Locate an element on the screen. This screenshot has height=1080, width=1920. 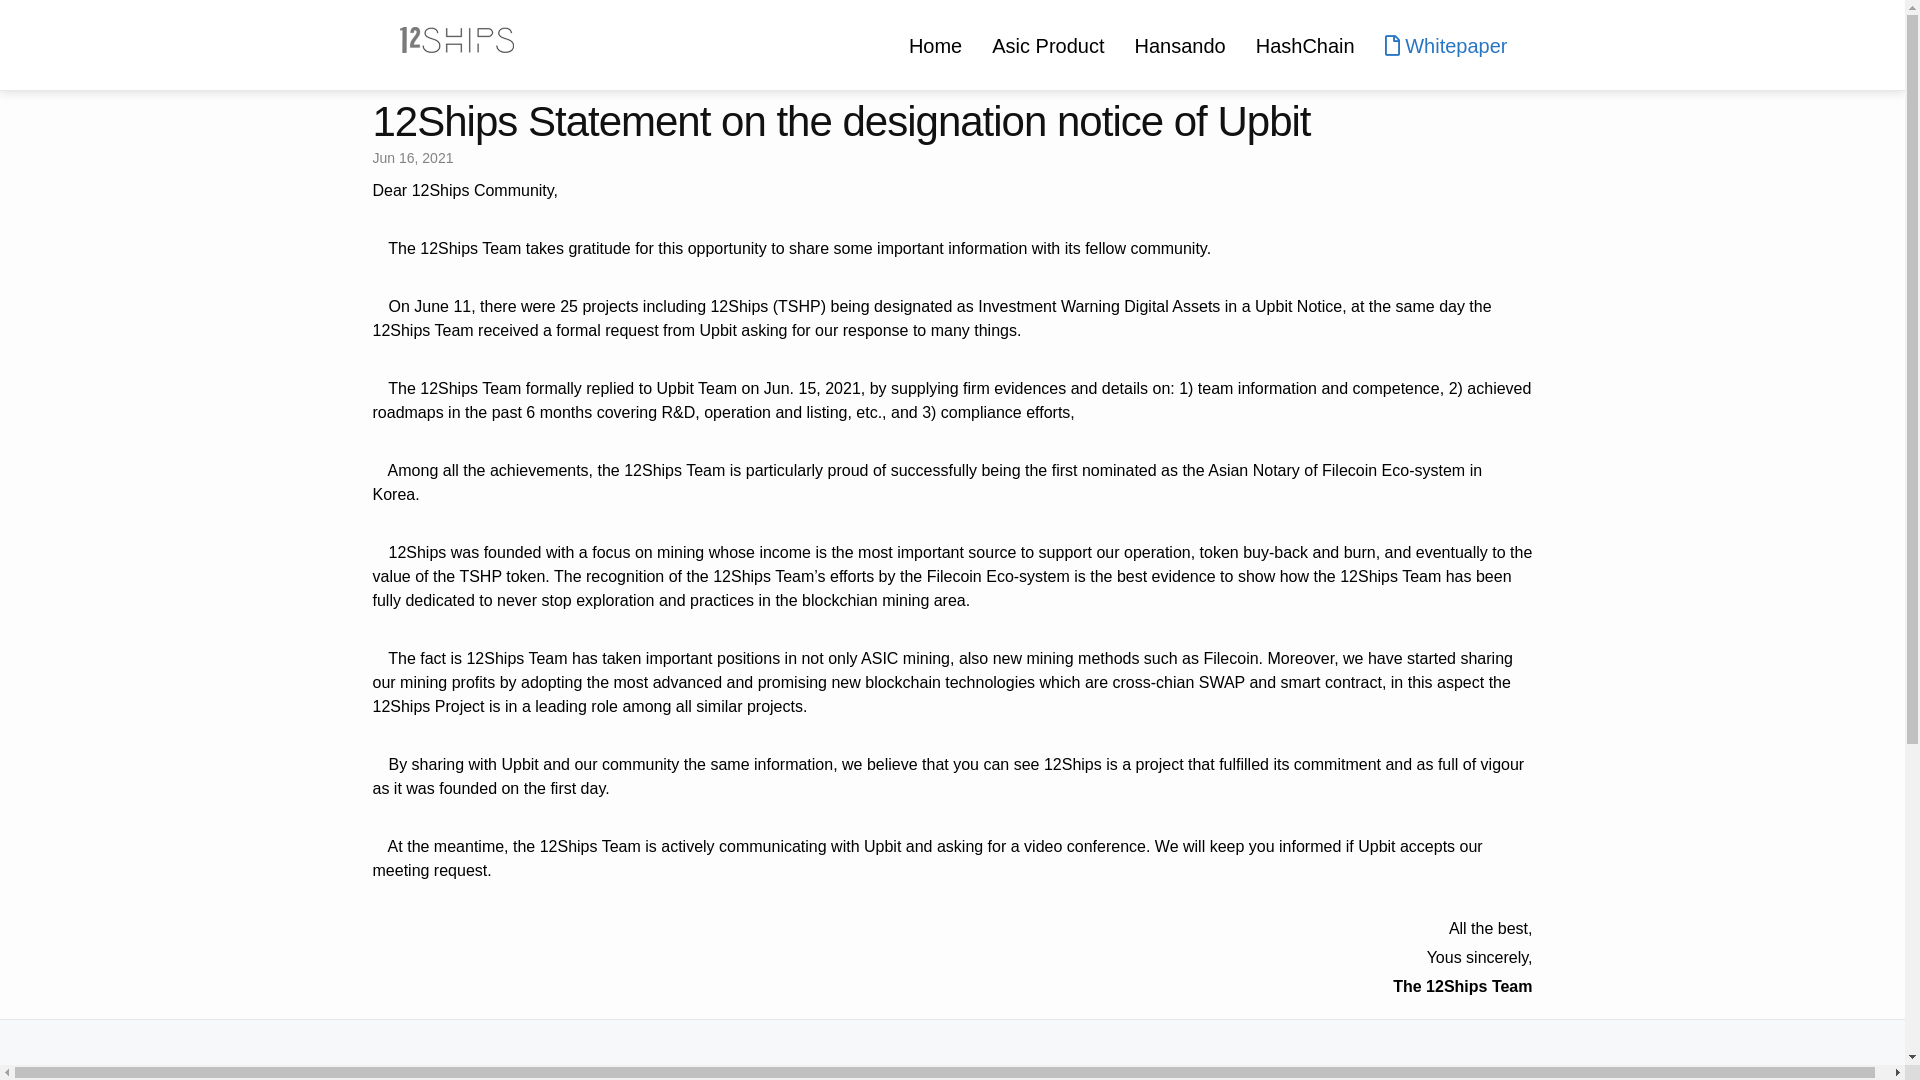
'Asic Product' is located at coordinates (1046, 45).